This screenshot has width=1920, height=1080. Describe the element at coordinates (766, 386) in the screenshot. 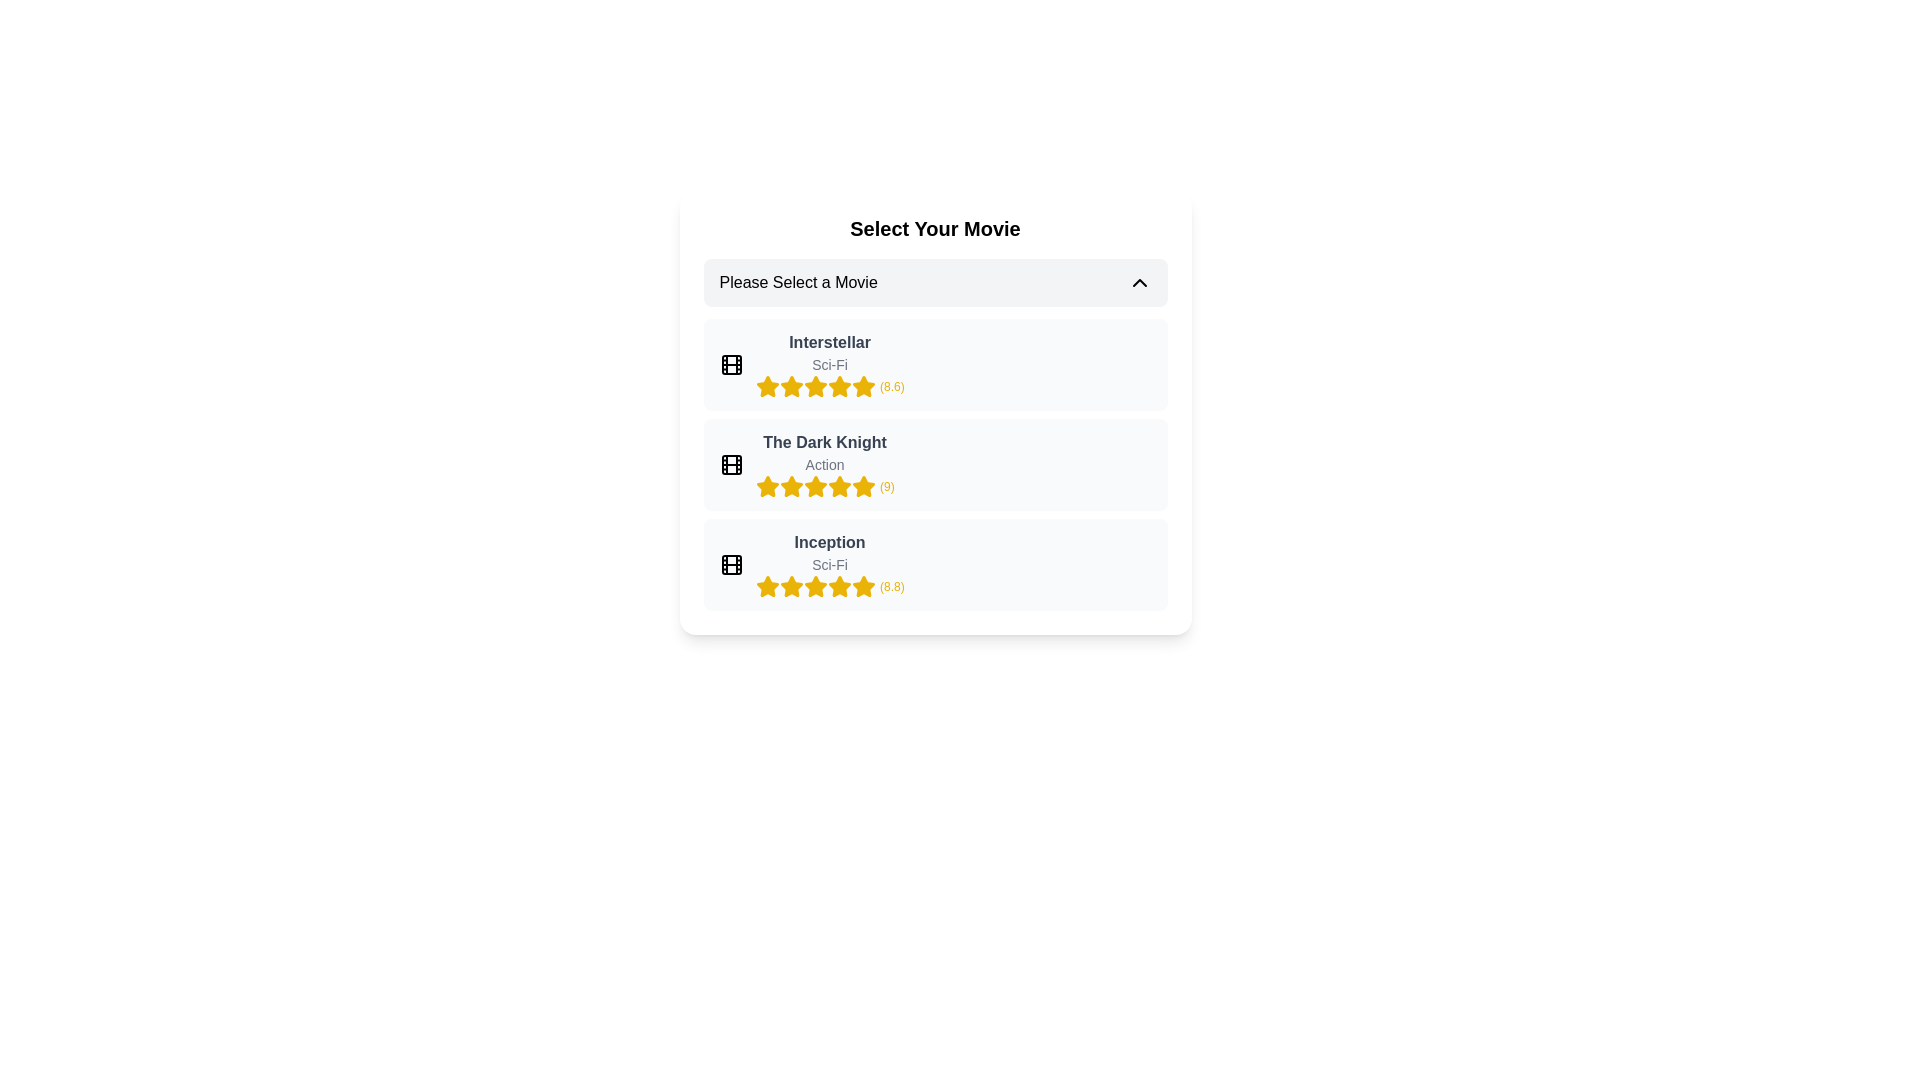

I see `the first star icon in the rating system for the movie 'Interstellar', which is located to the right of the movie title and genre text, and left of the numerical rating value '(8.6)'` at that location.